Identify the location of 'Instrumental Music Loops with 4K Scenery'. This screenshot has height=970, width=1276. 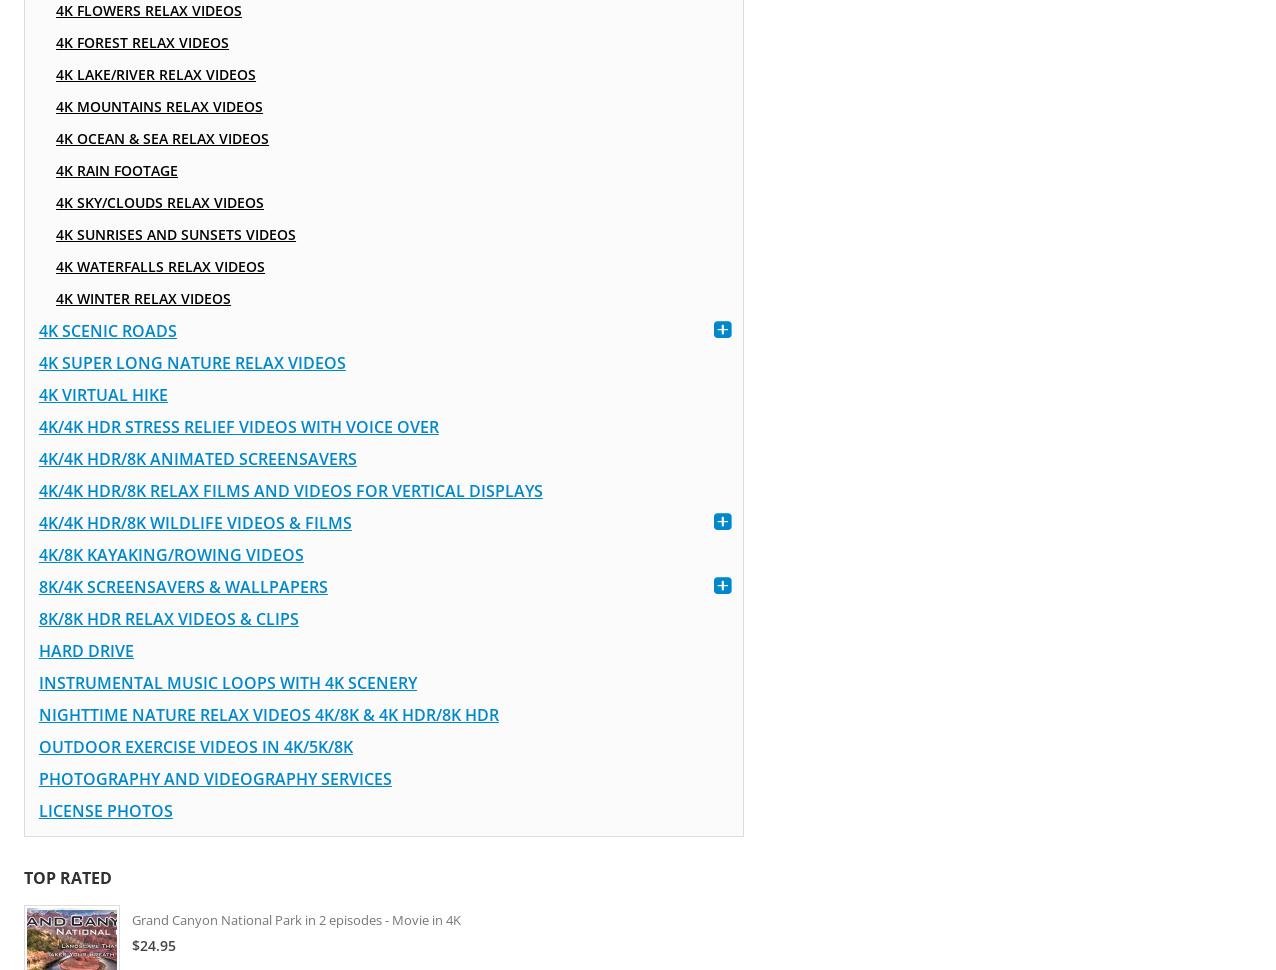
(227, 682).